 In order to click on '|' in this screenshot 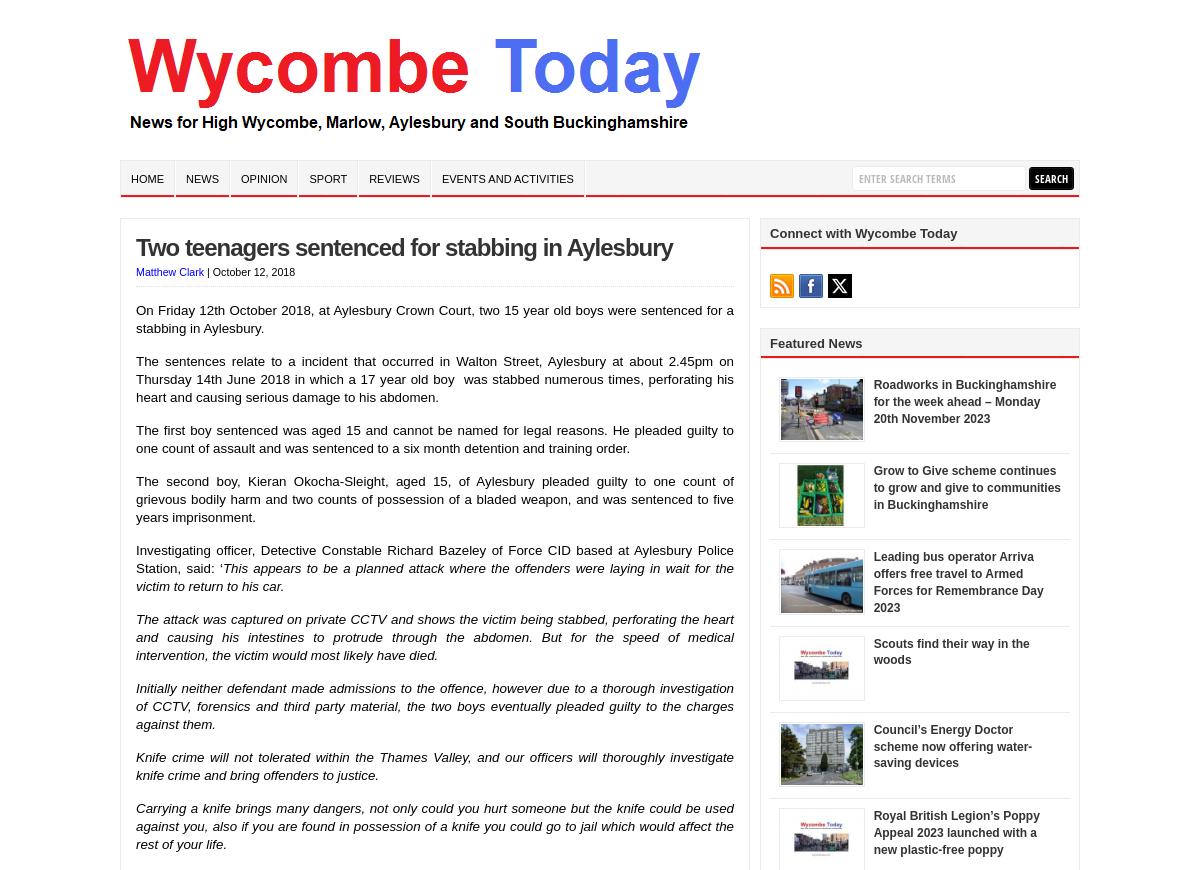, I will do `click(206, 271)`.